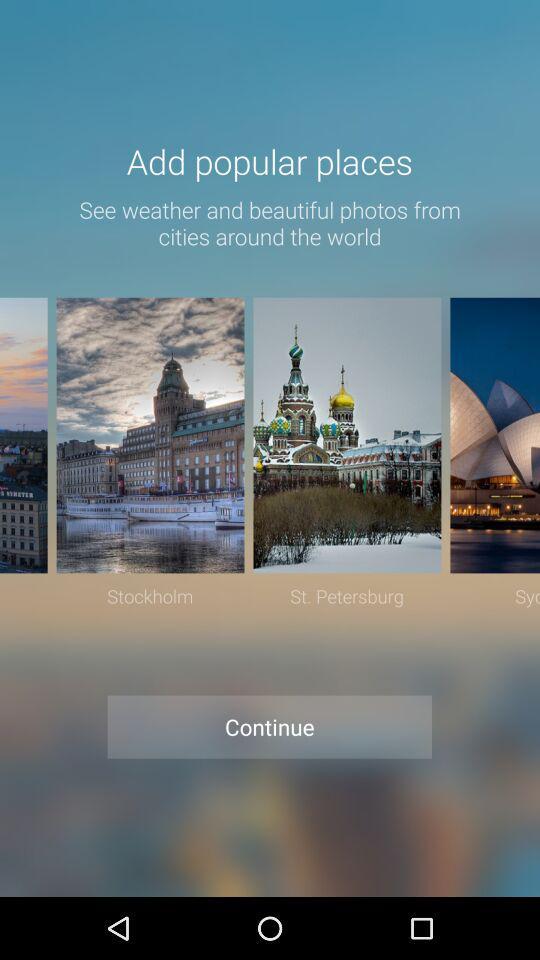 This screenshot has height=960, width=540. Describe the element at coordinates (269, 726) in the screenshot. I see `the continue at the bottom` at that location.